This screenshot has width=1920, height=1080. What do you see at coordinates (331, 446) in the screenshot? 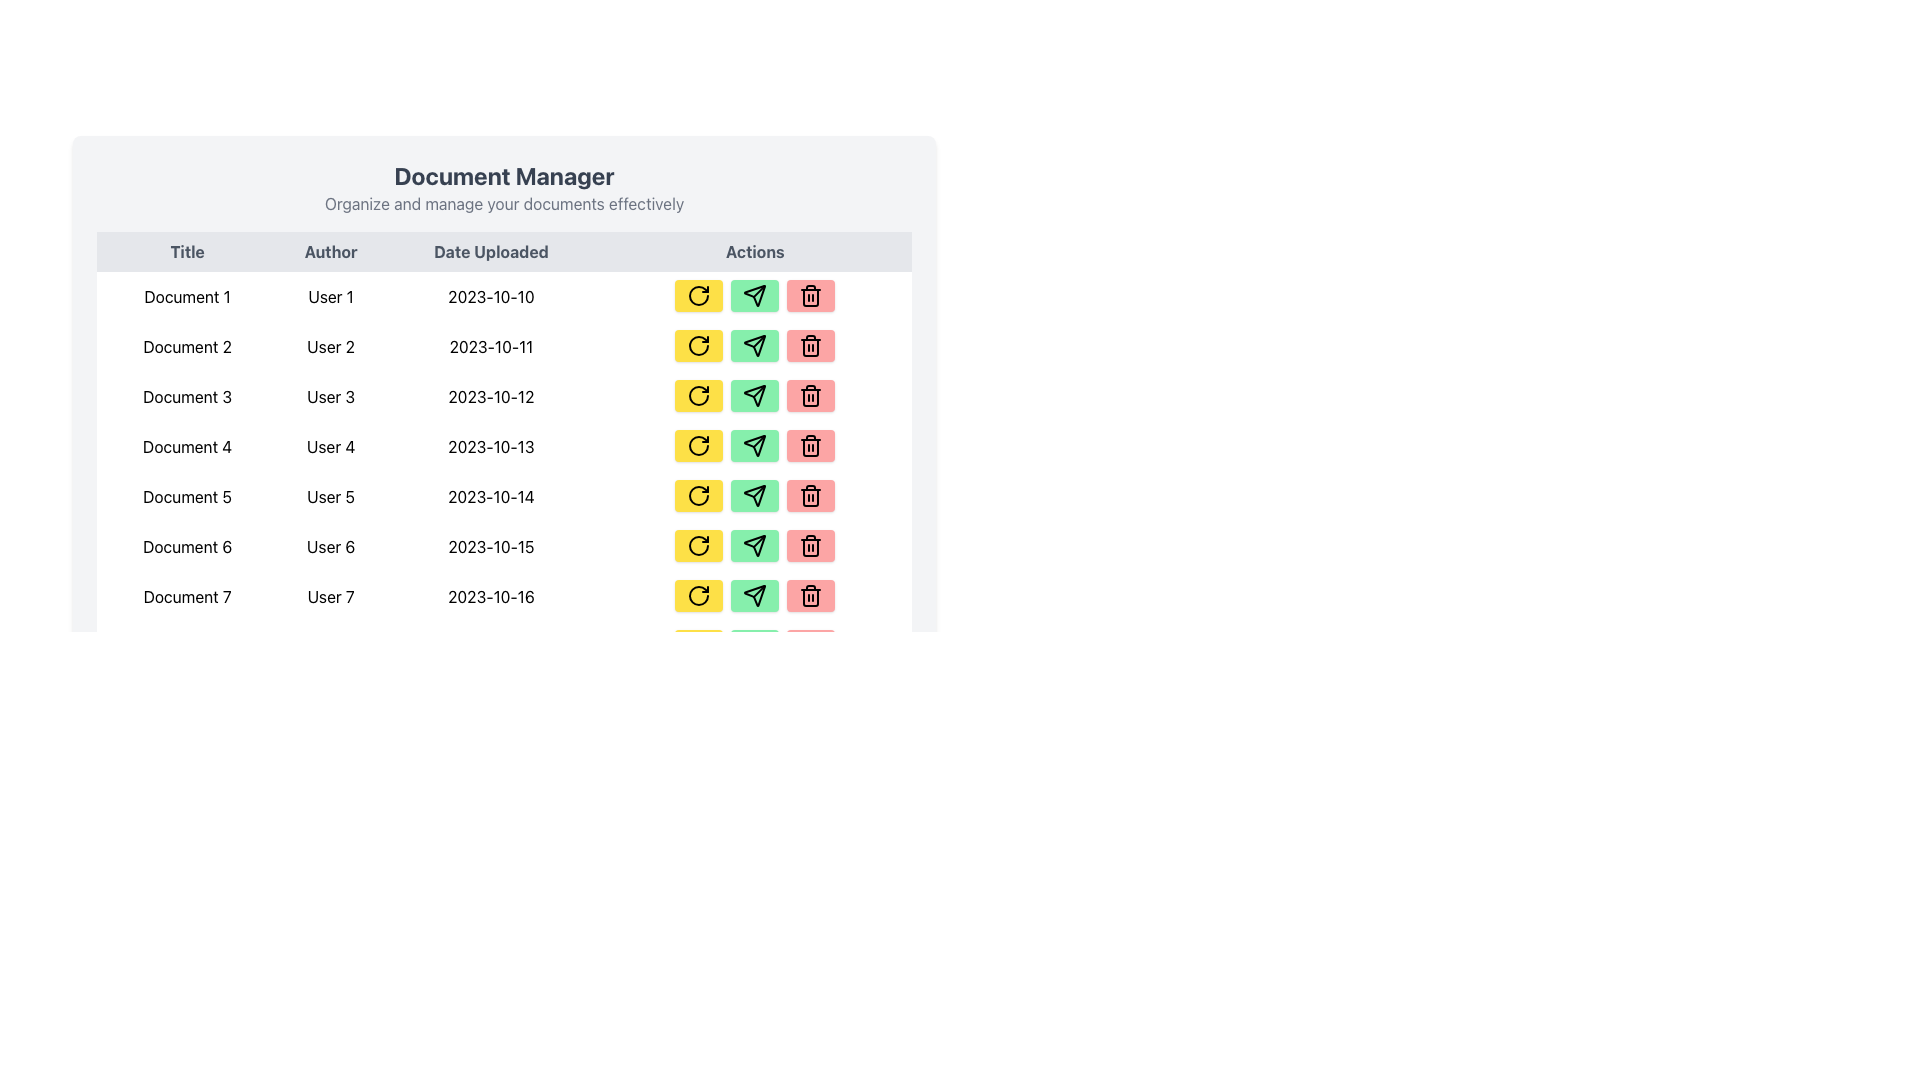
I see `text label that displays the author information 'User 4' for 'Document 4'` at bounding box center [331, 446].